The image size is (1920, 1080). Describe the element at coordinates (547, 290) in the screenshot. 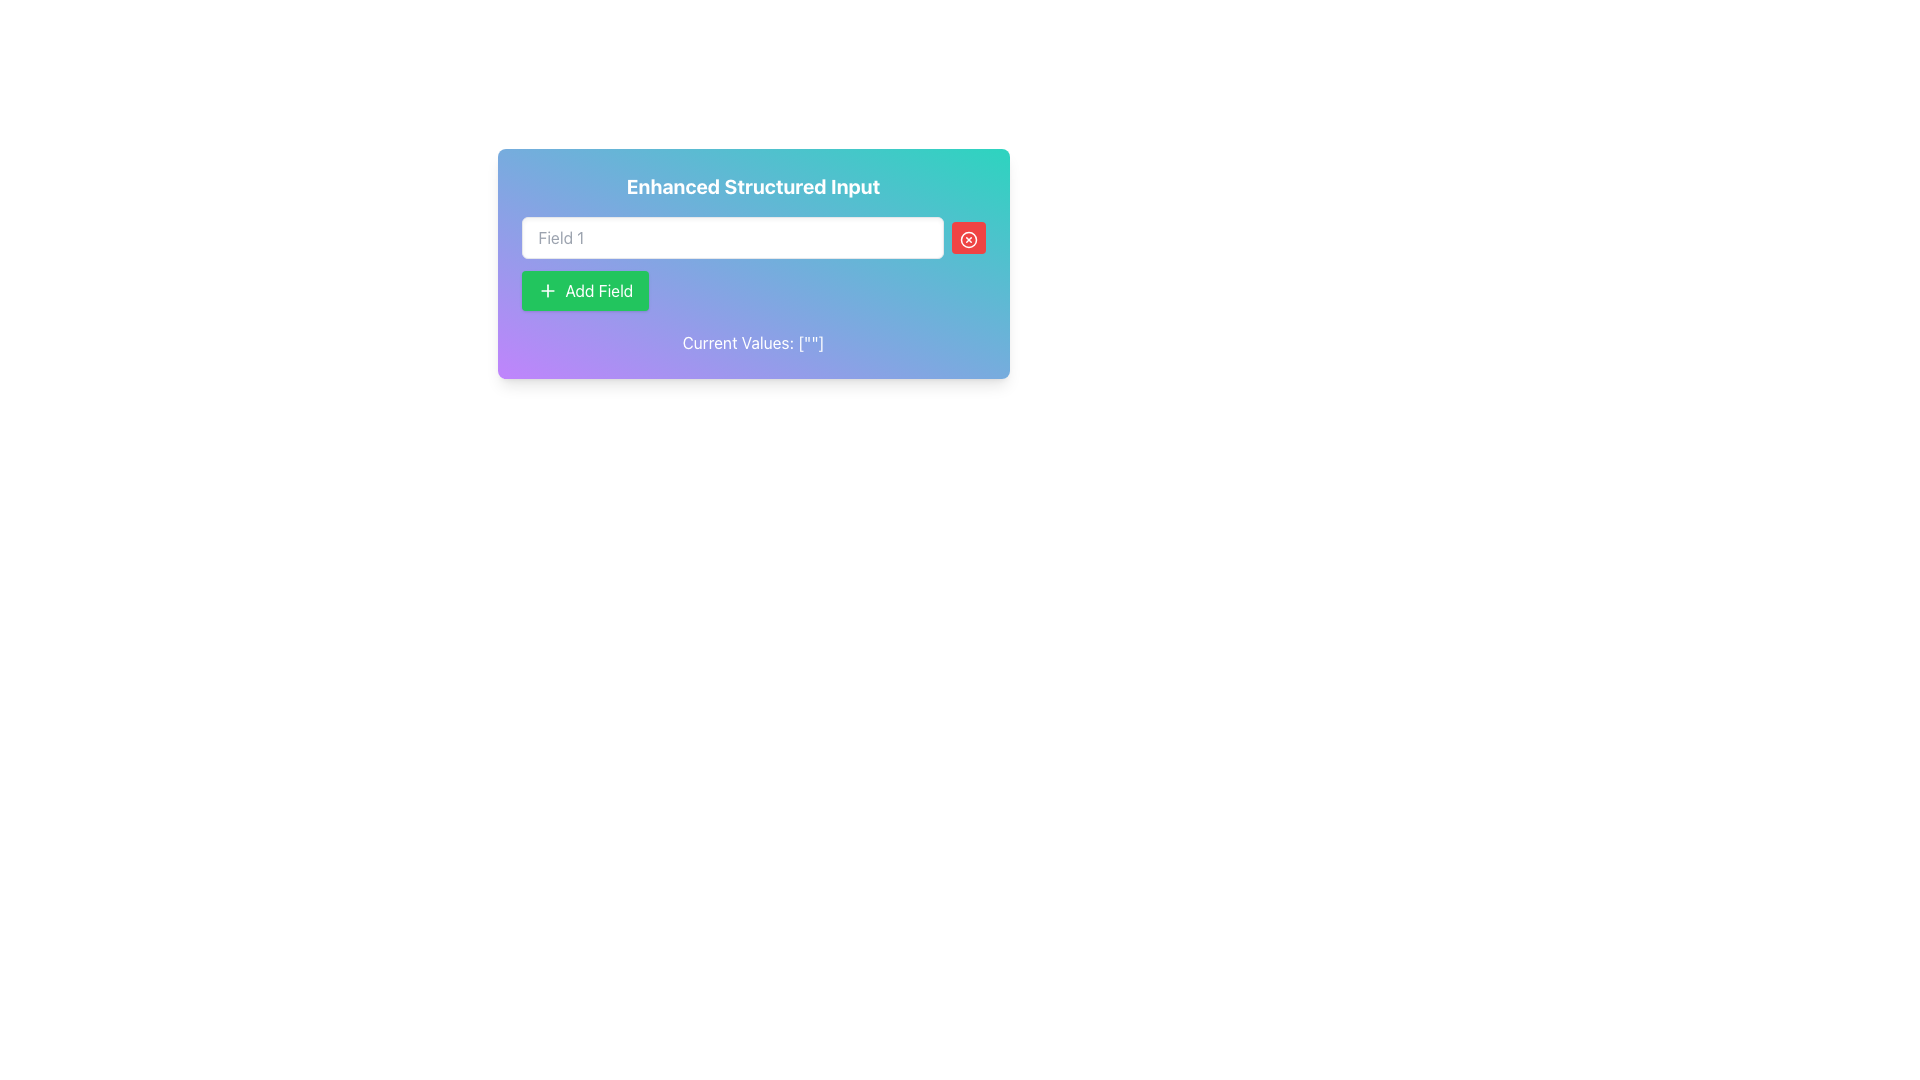

I see `the plus icon located on the left side of the 'Add Field' button, which has a green background with white lines forming a cross` at that location.